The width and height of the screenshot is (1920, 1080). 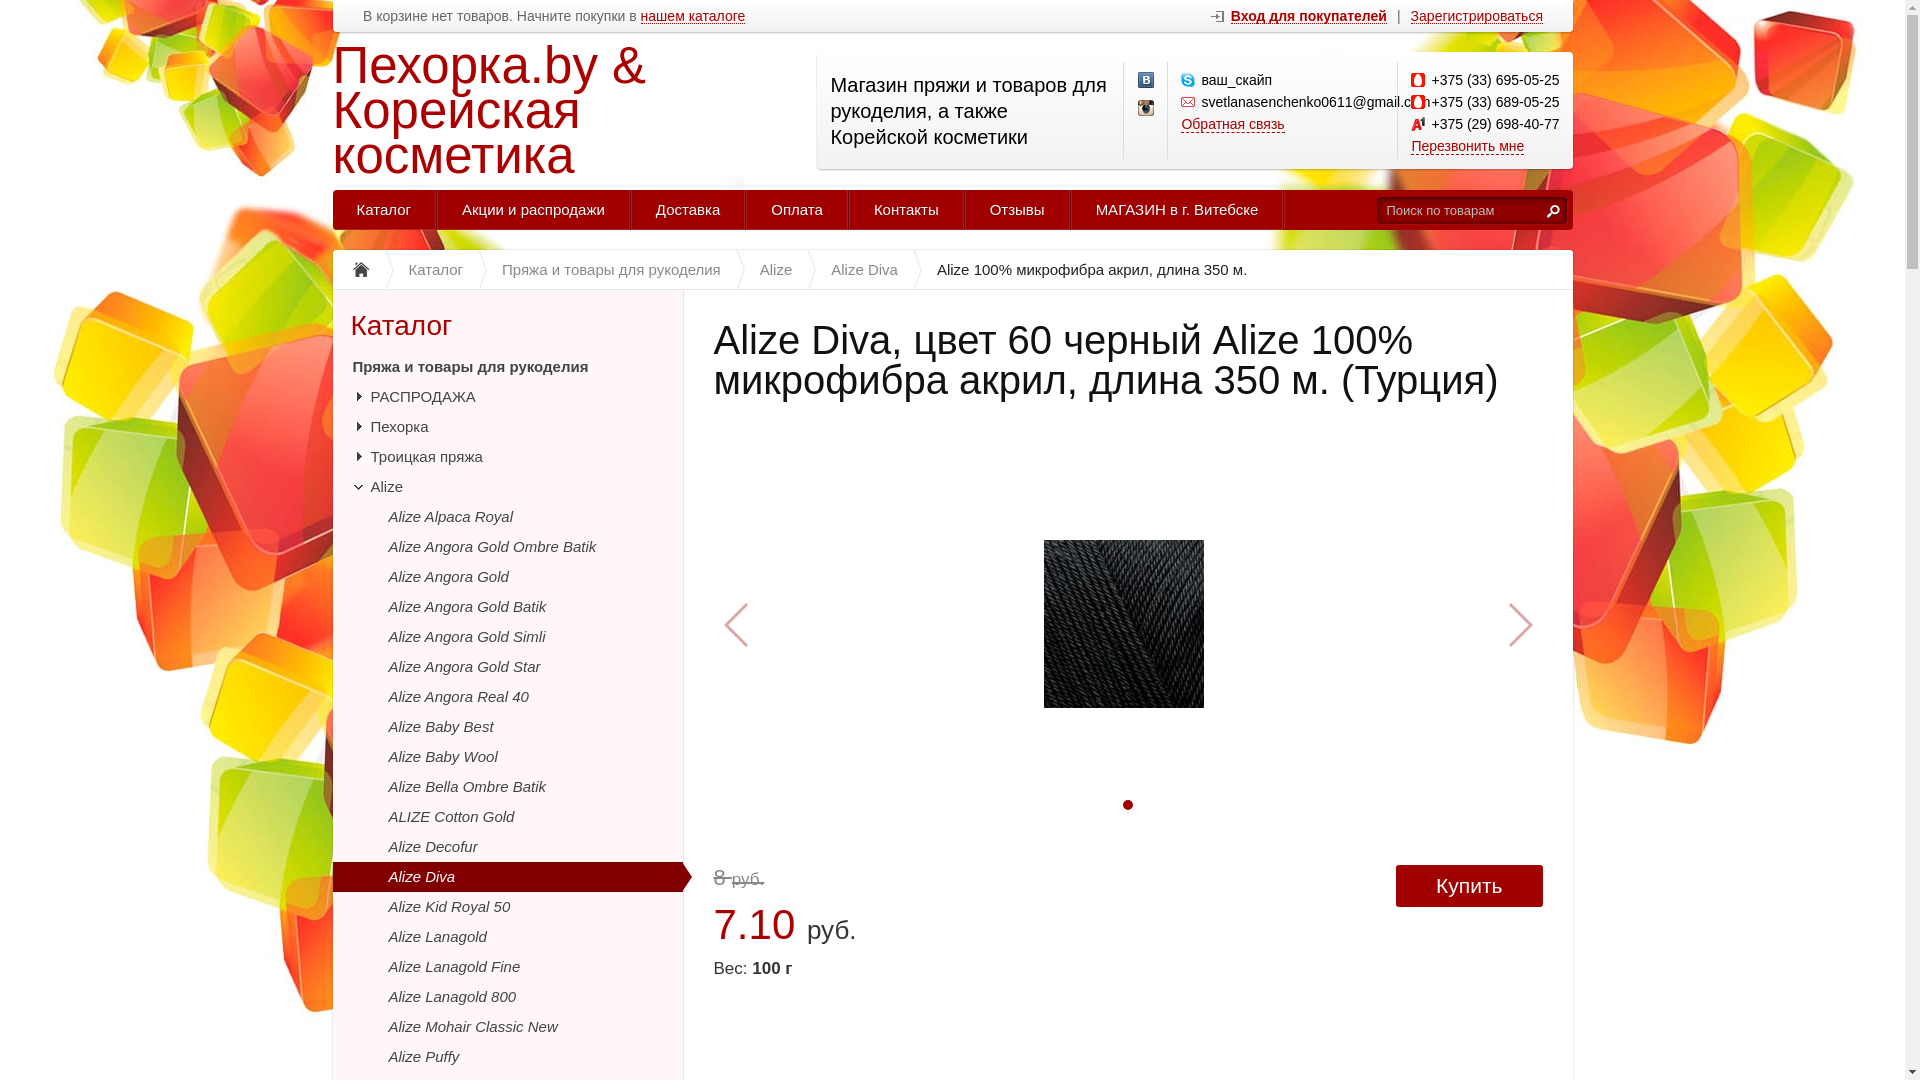 What do you see at coordinates (507, 515) in the screenshot?
I see `'Alize Alpaca Royal'` at bounding box center [507, 515].